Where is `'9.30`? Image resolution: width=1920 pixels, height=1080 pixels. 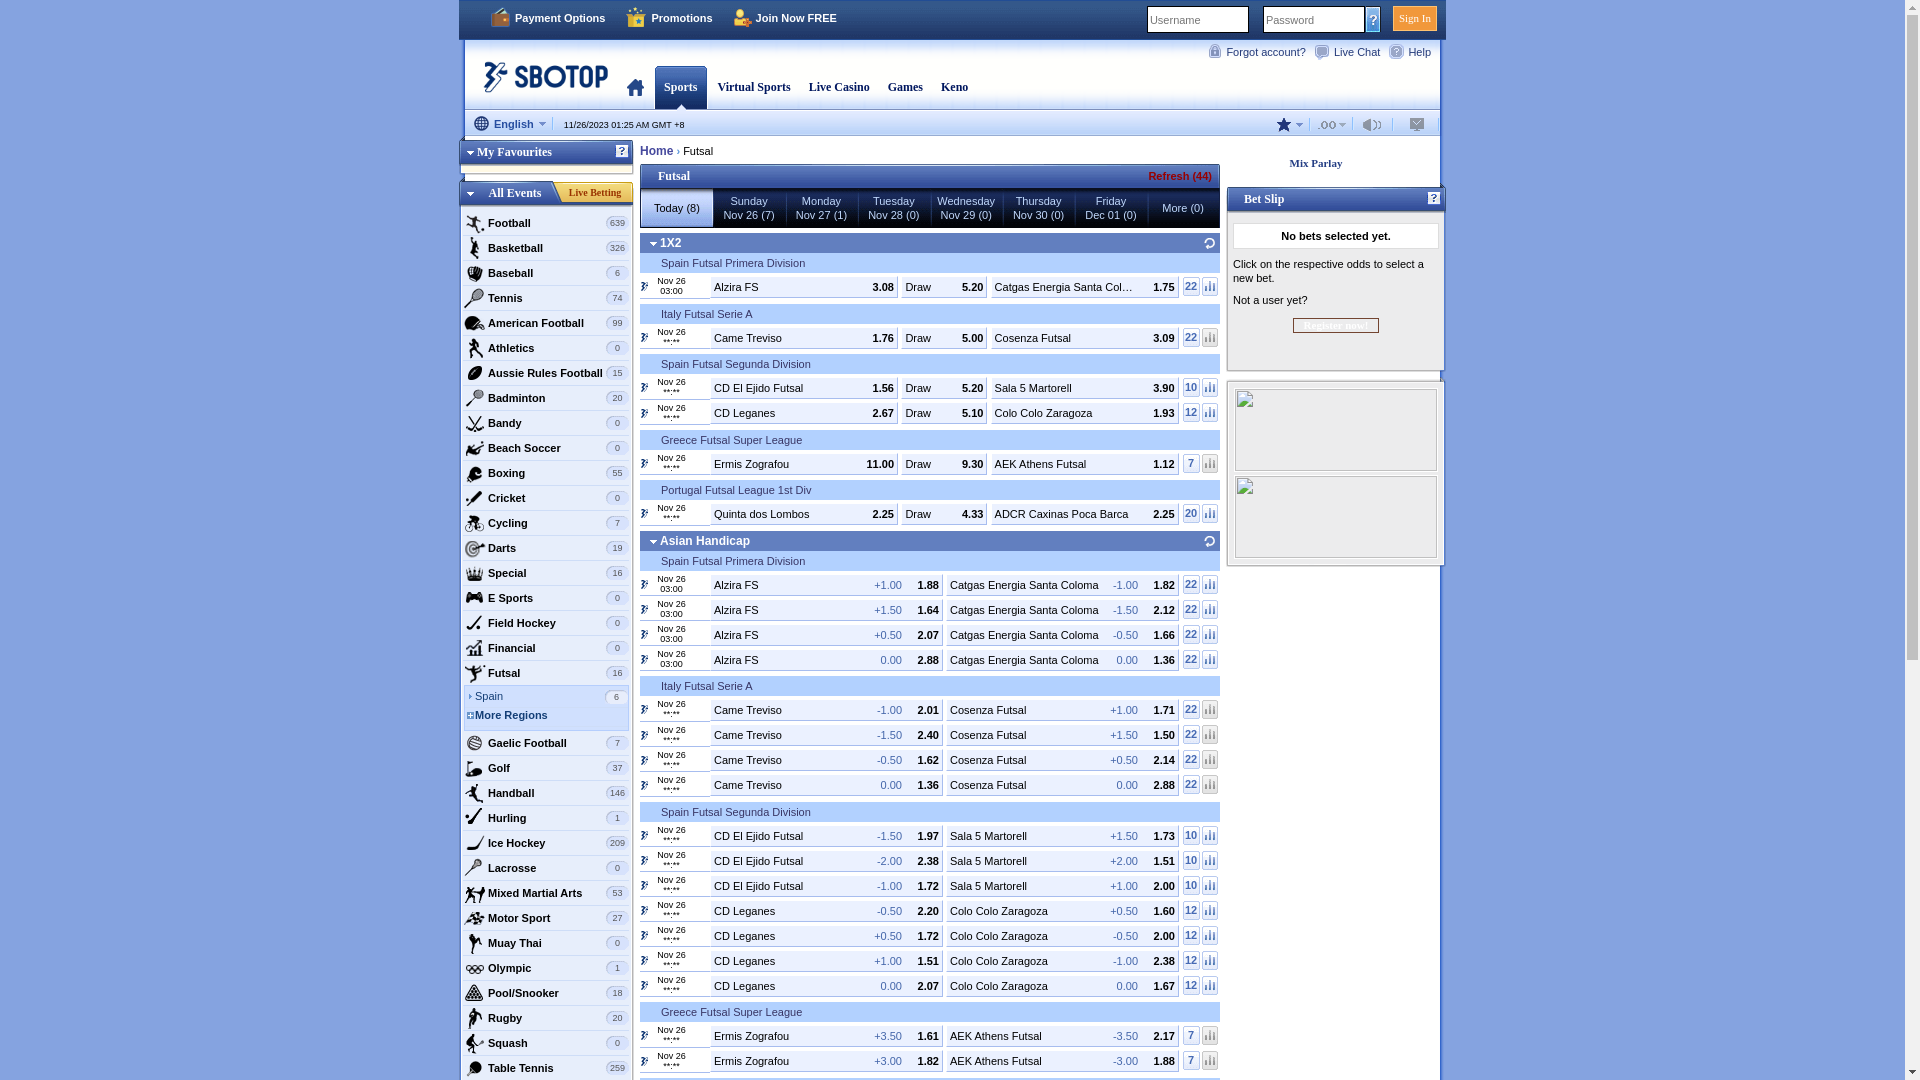
'9.30 is located at coordinates (943, 462).